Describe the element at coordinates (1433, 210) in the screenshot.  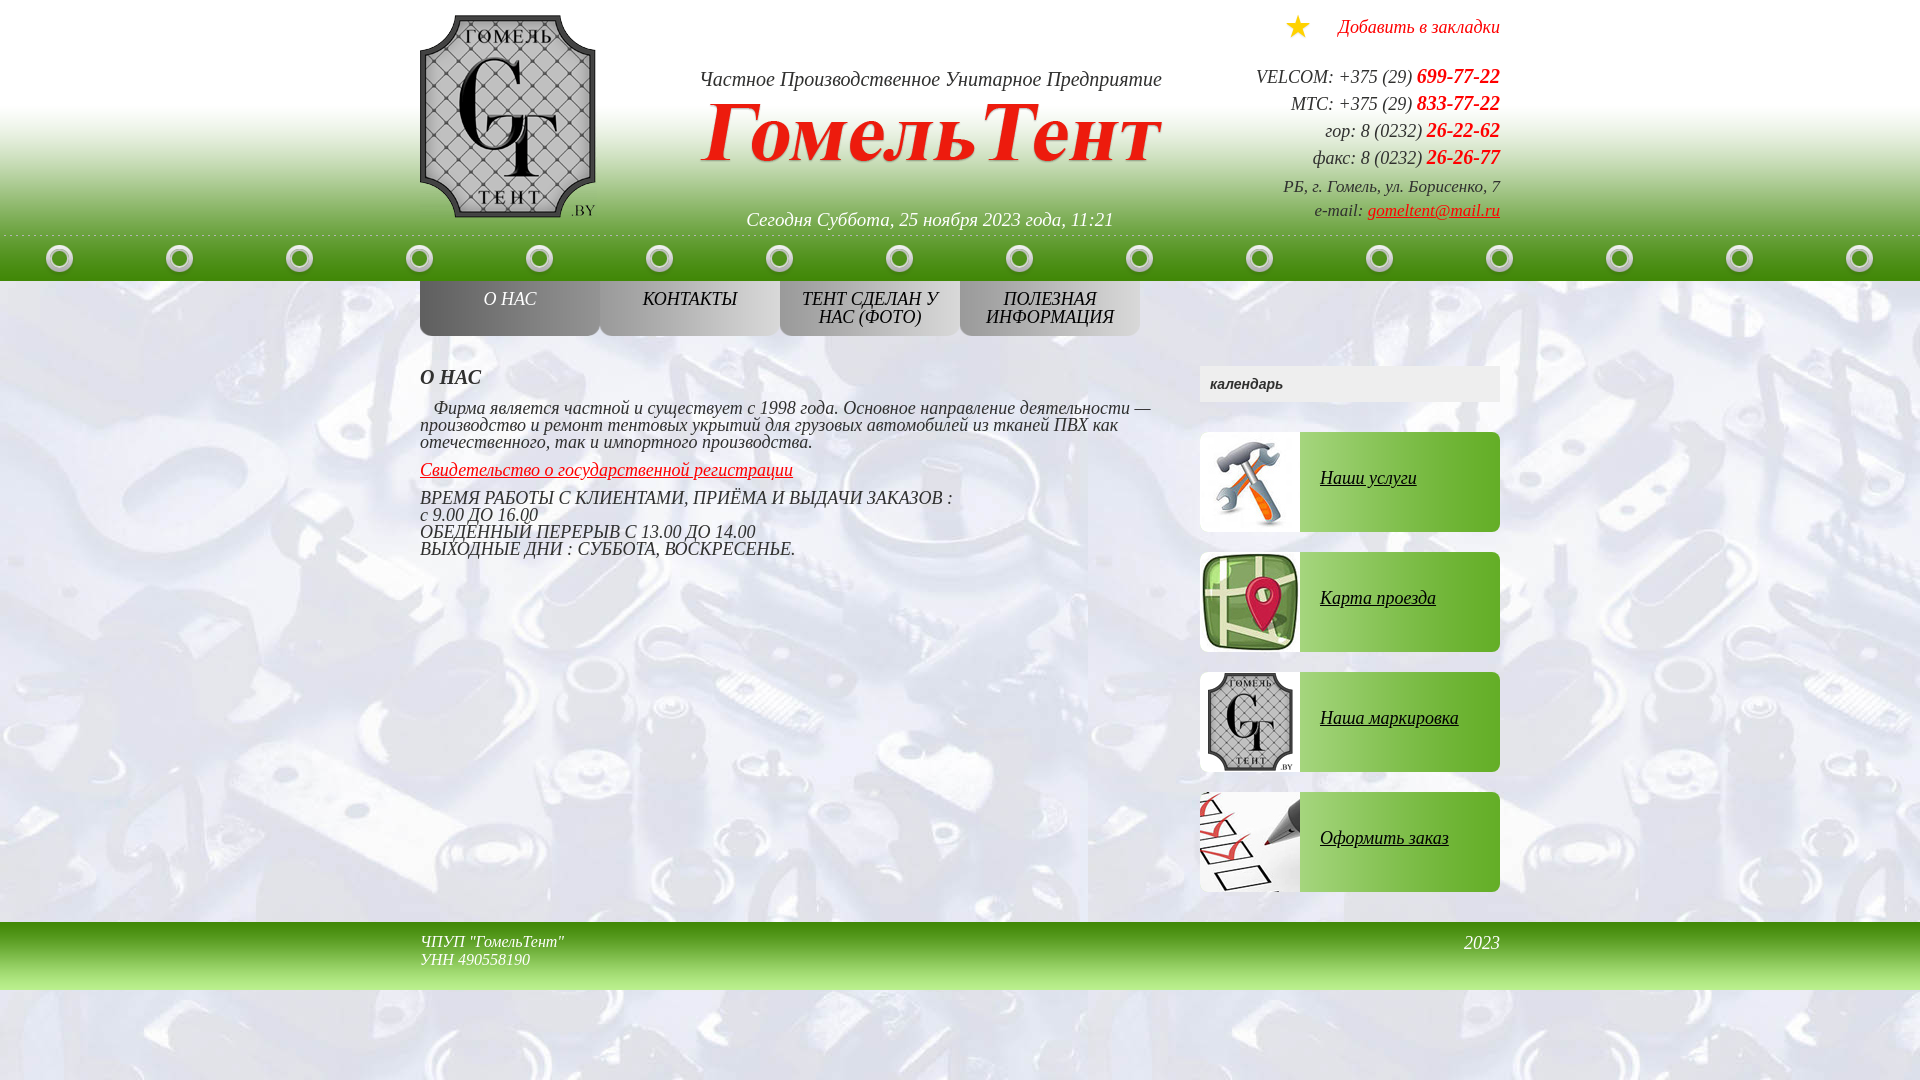
I see `'gomeltent@mail.ru'` at that location.